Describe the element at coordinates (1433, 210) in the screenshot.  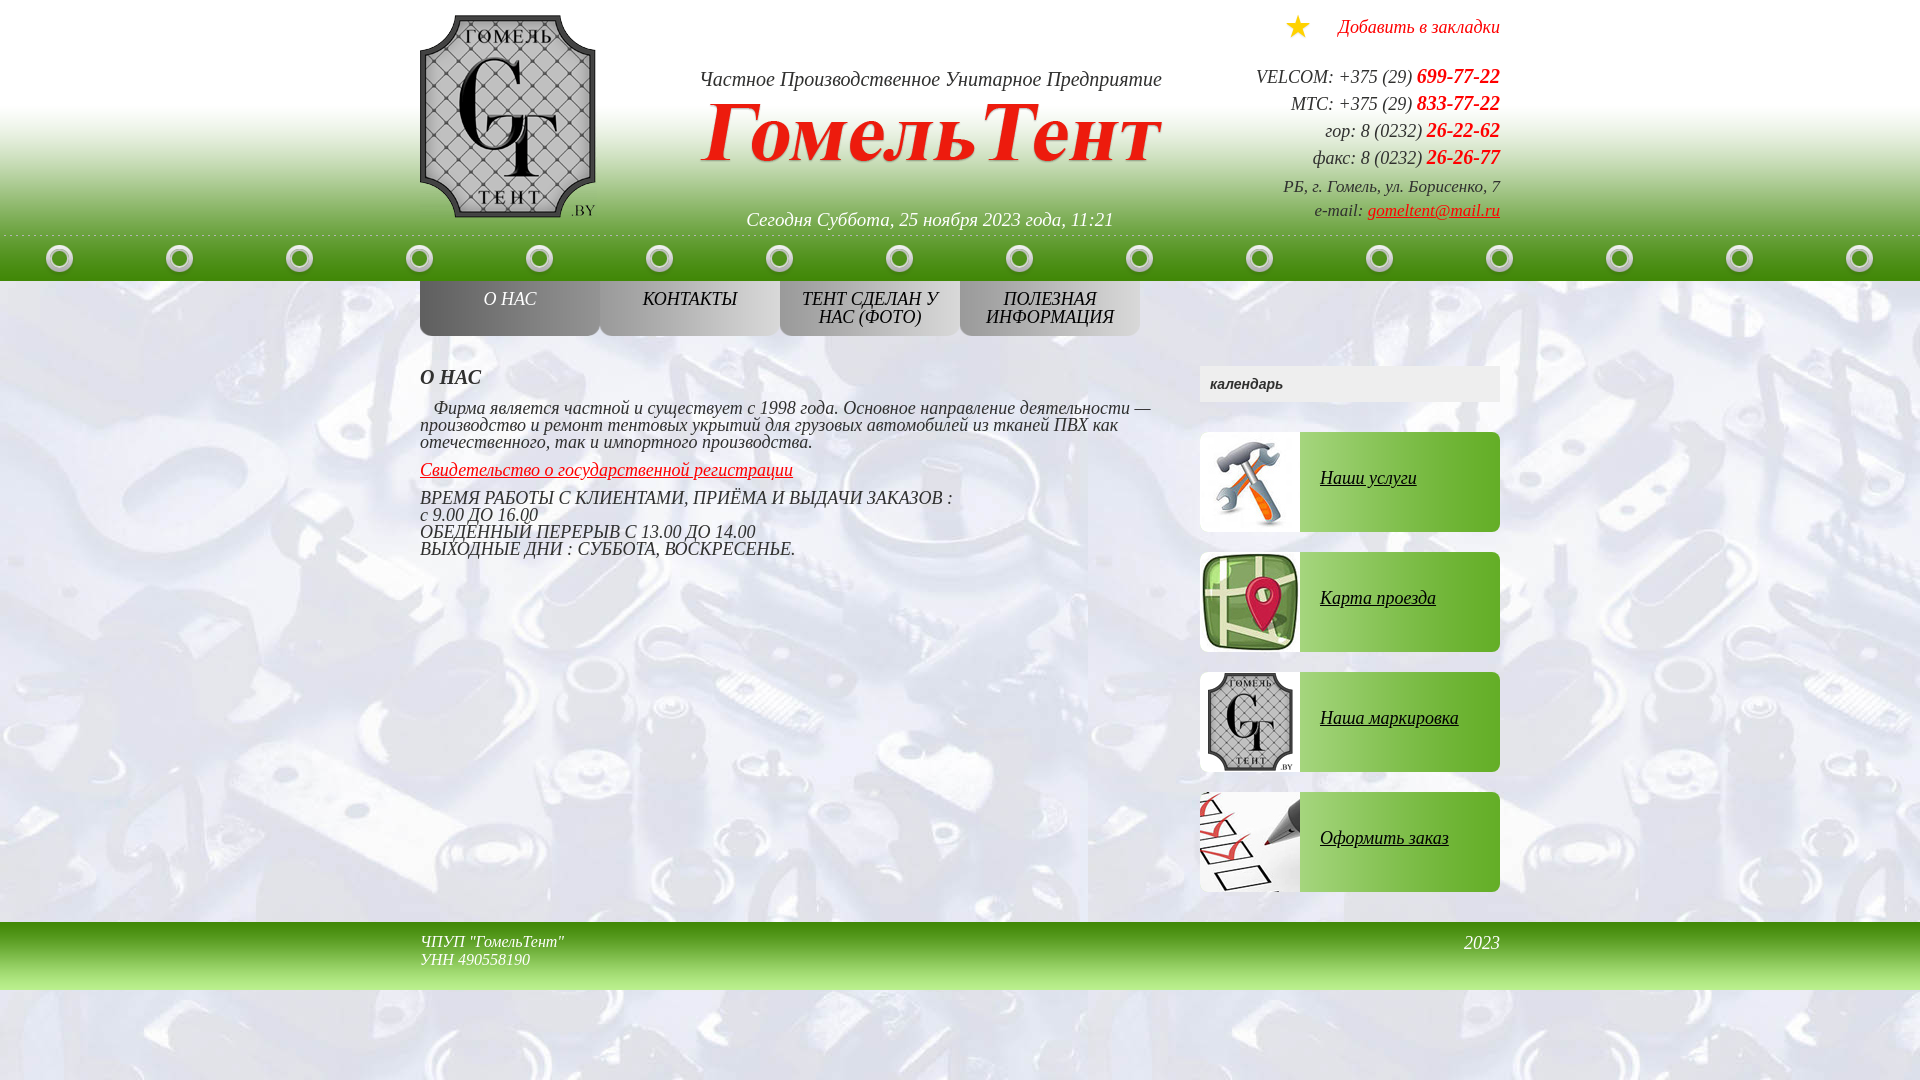
I see `'gomeltent@mail.ru'` at that location.